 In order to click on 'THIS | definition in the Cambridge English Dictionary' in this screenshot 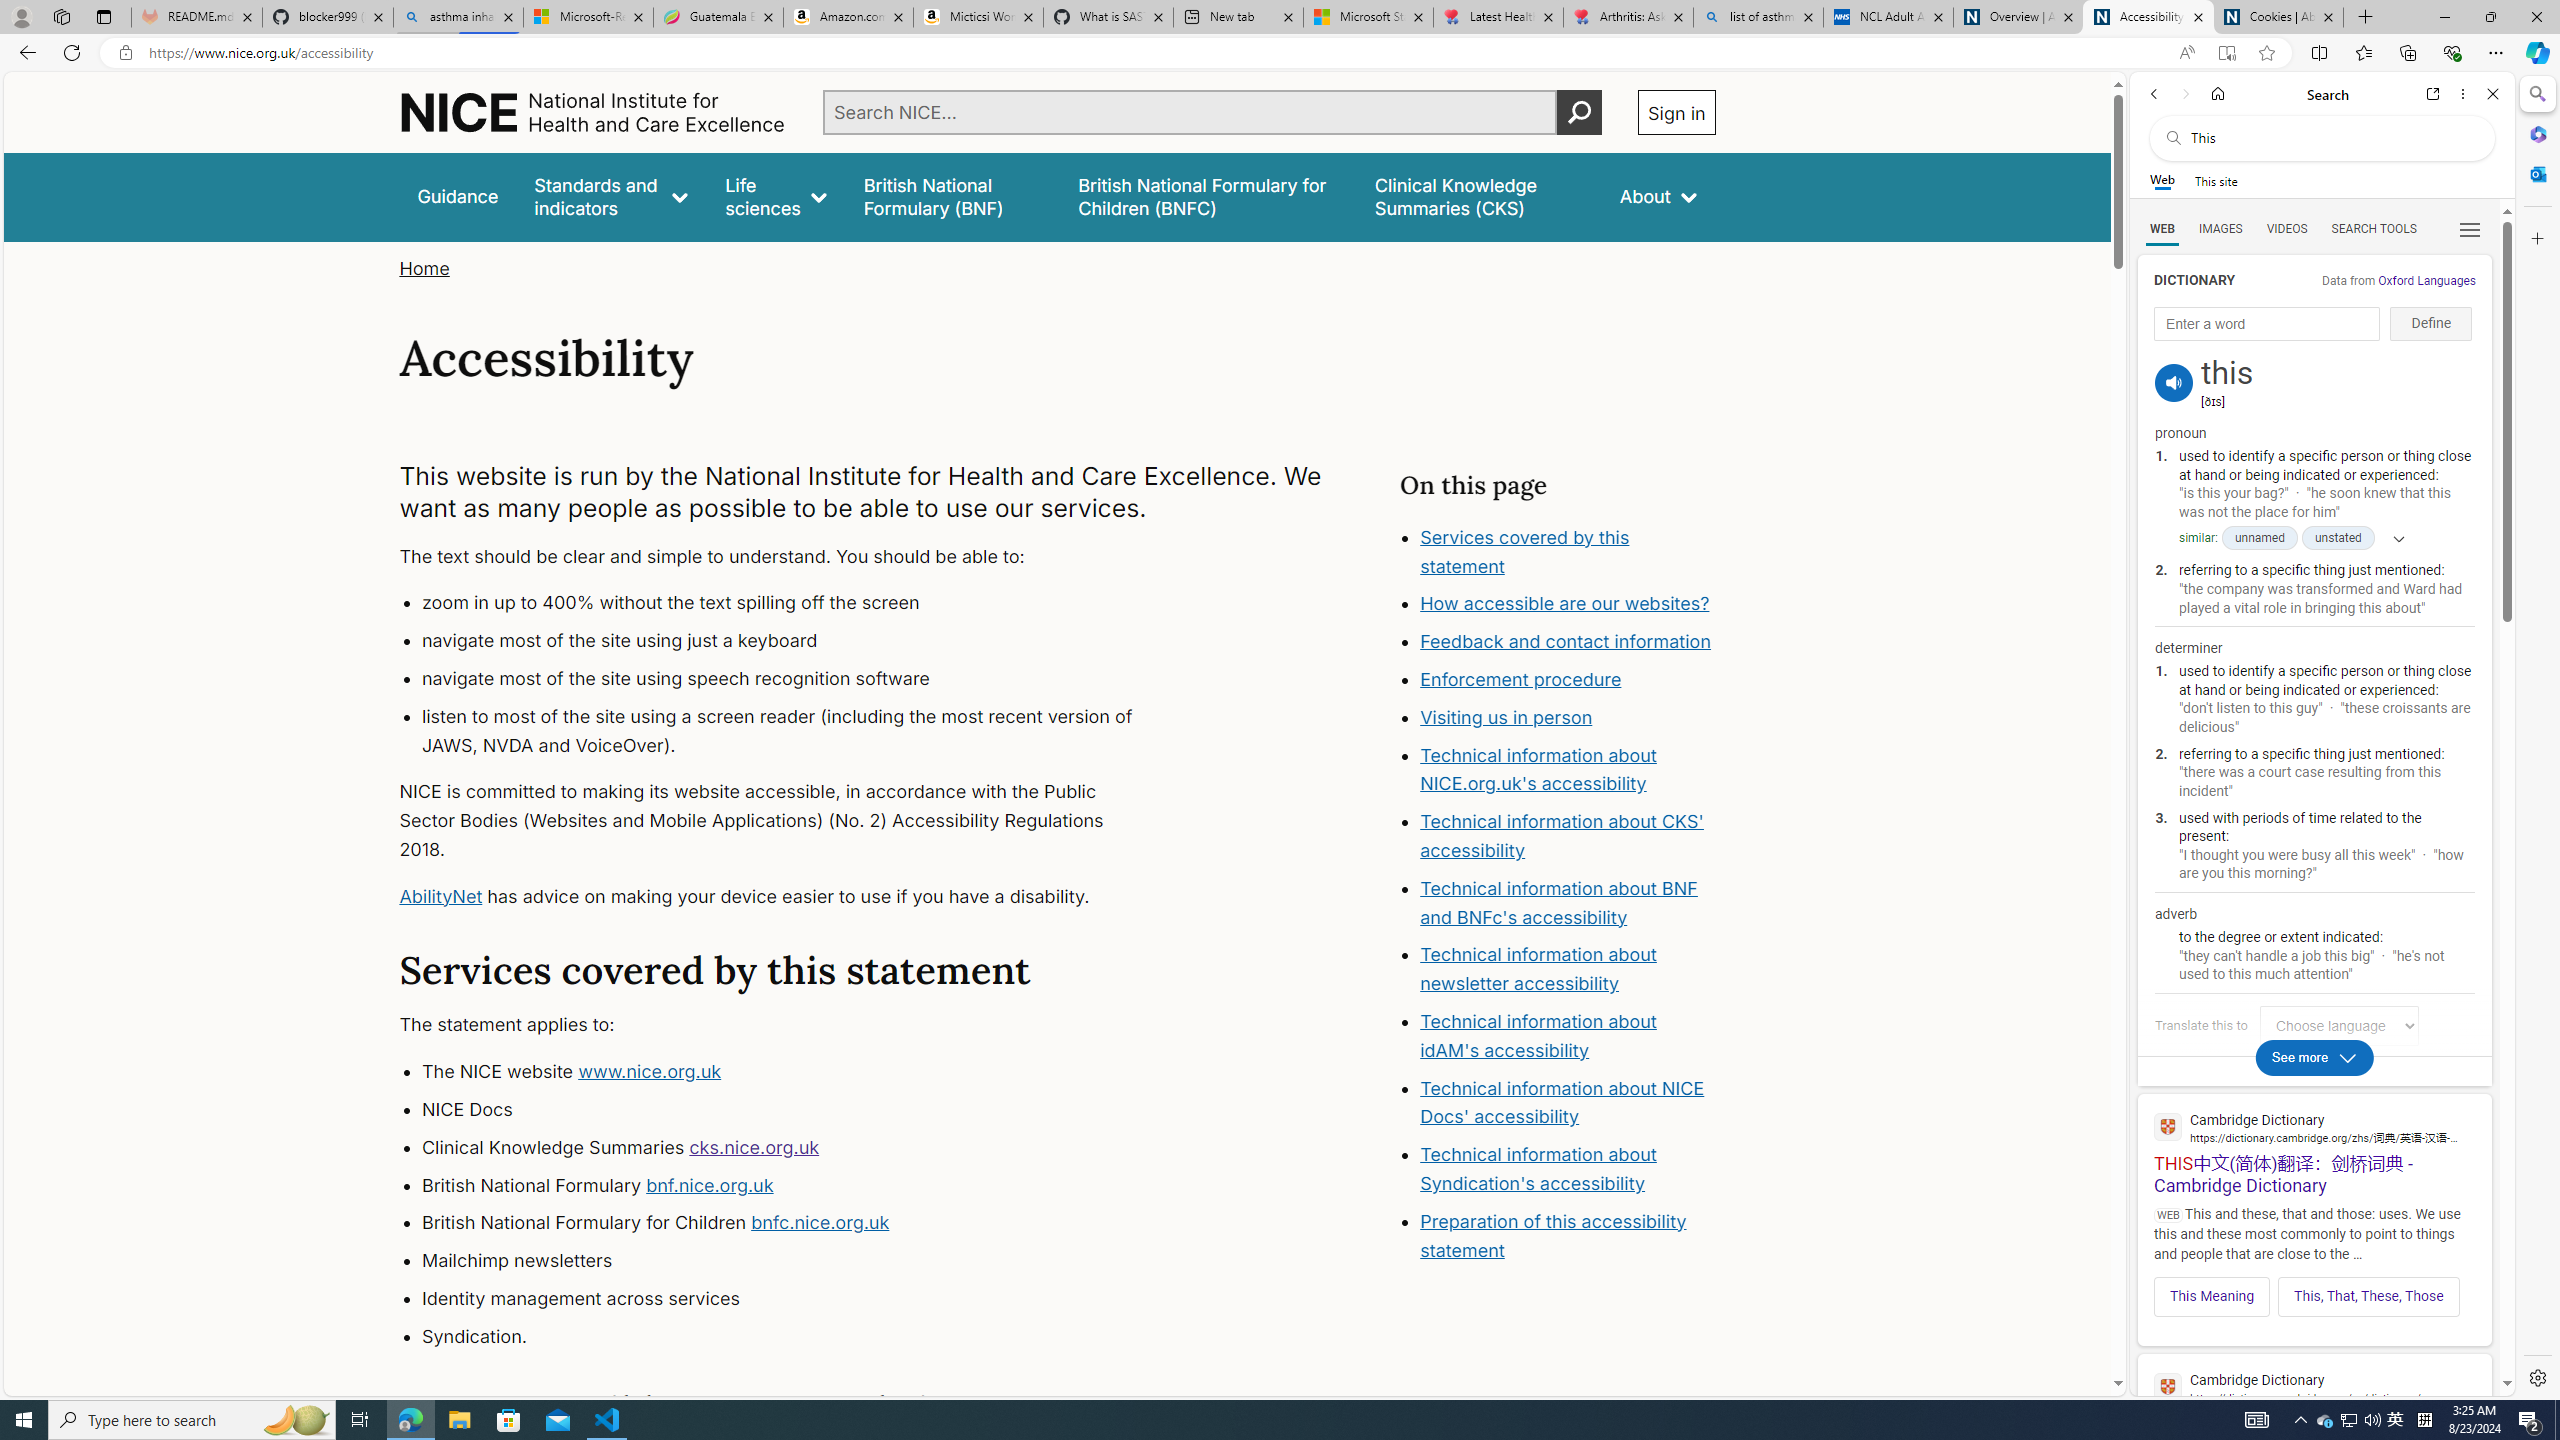, I will do `click(2314, 1405)`.